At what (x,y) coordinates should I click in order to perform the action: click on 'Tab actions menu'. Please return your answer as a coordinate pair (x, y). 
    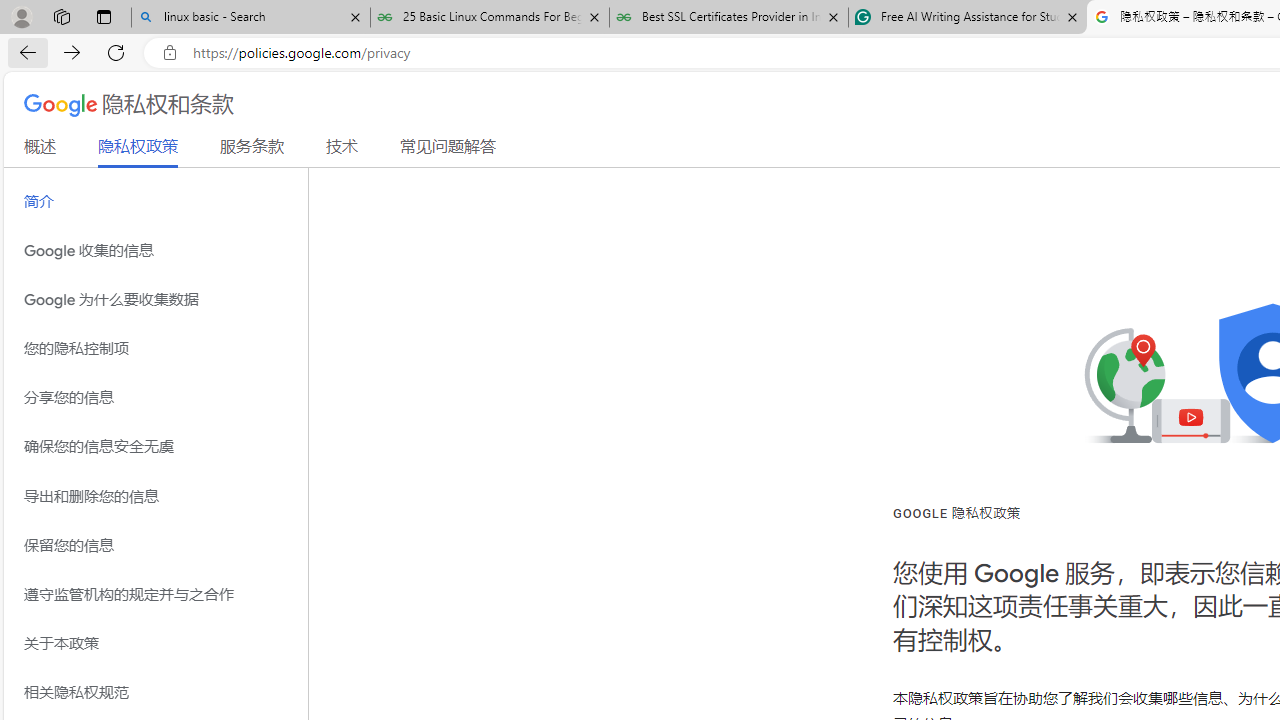
    Looking at the image, I should click on (103, 16).